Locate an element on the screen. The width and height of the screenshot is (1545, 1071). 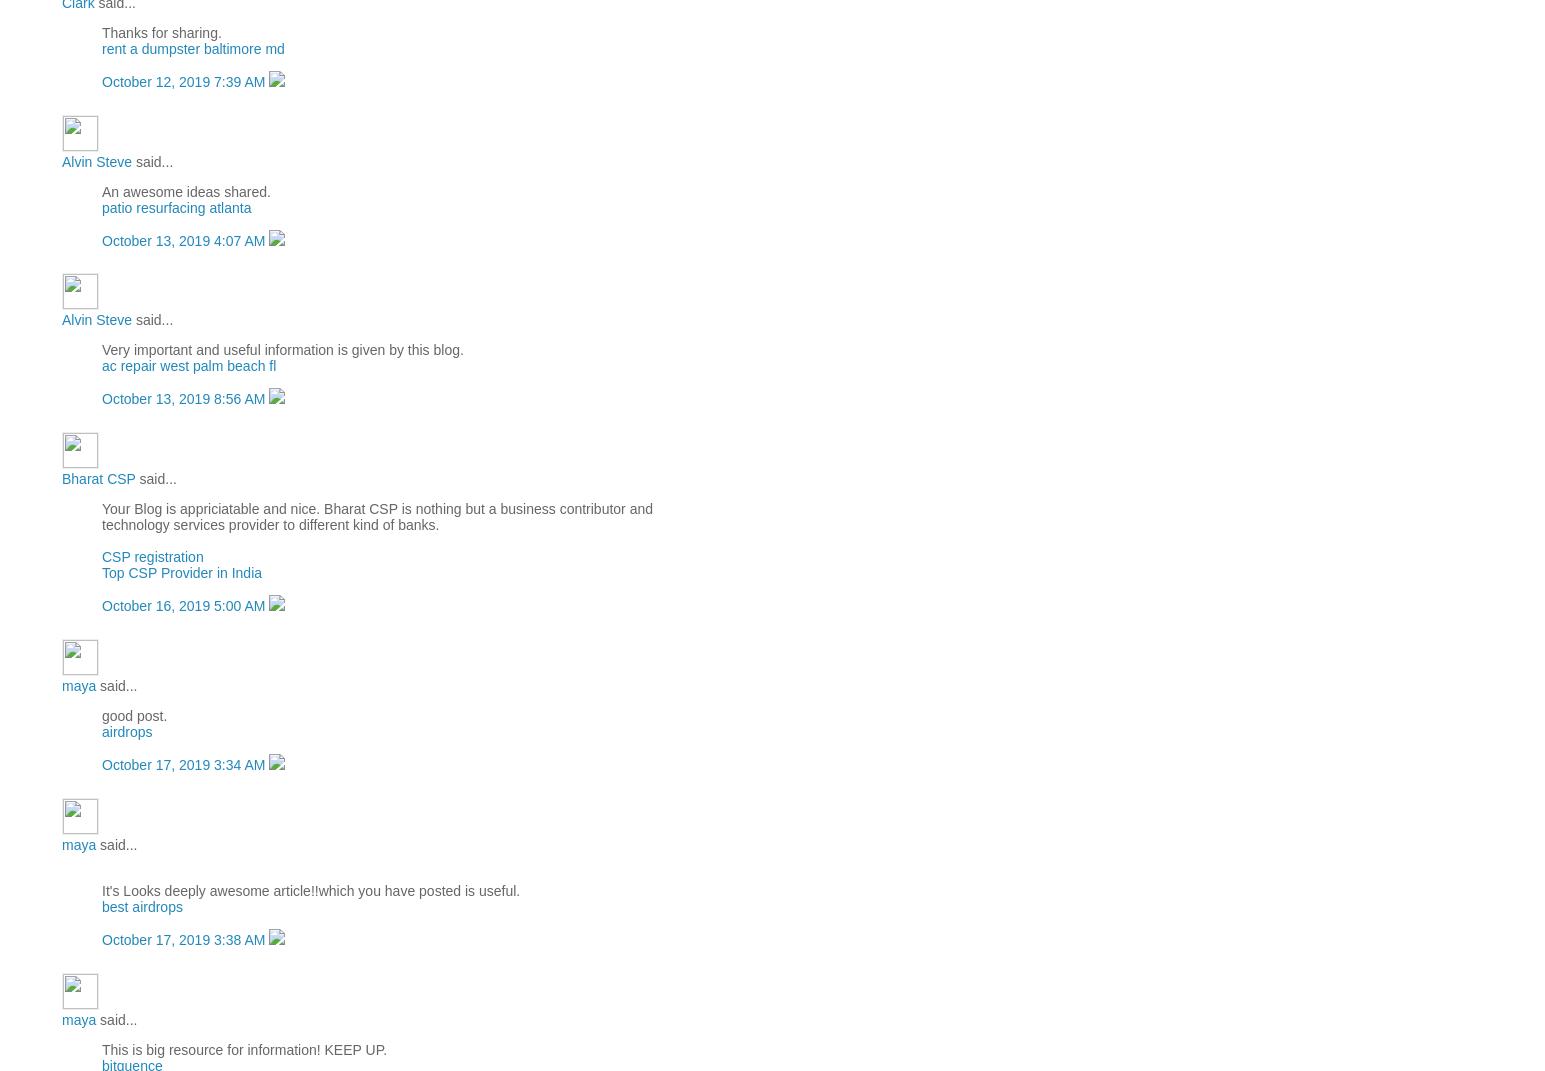
'Thanks for sharing.' is located at coordinates (161, 31).